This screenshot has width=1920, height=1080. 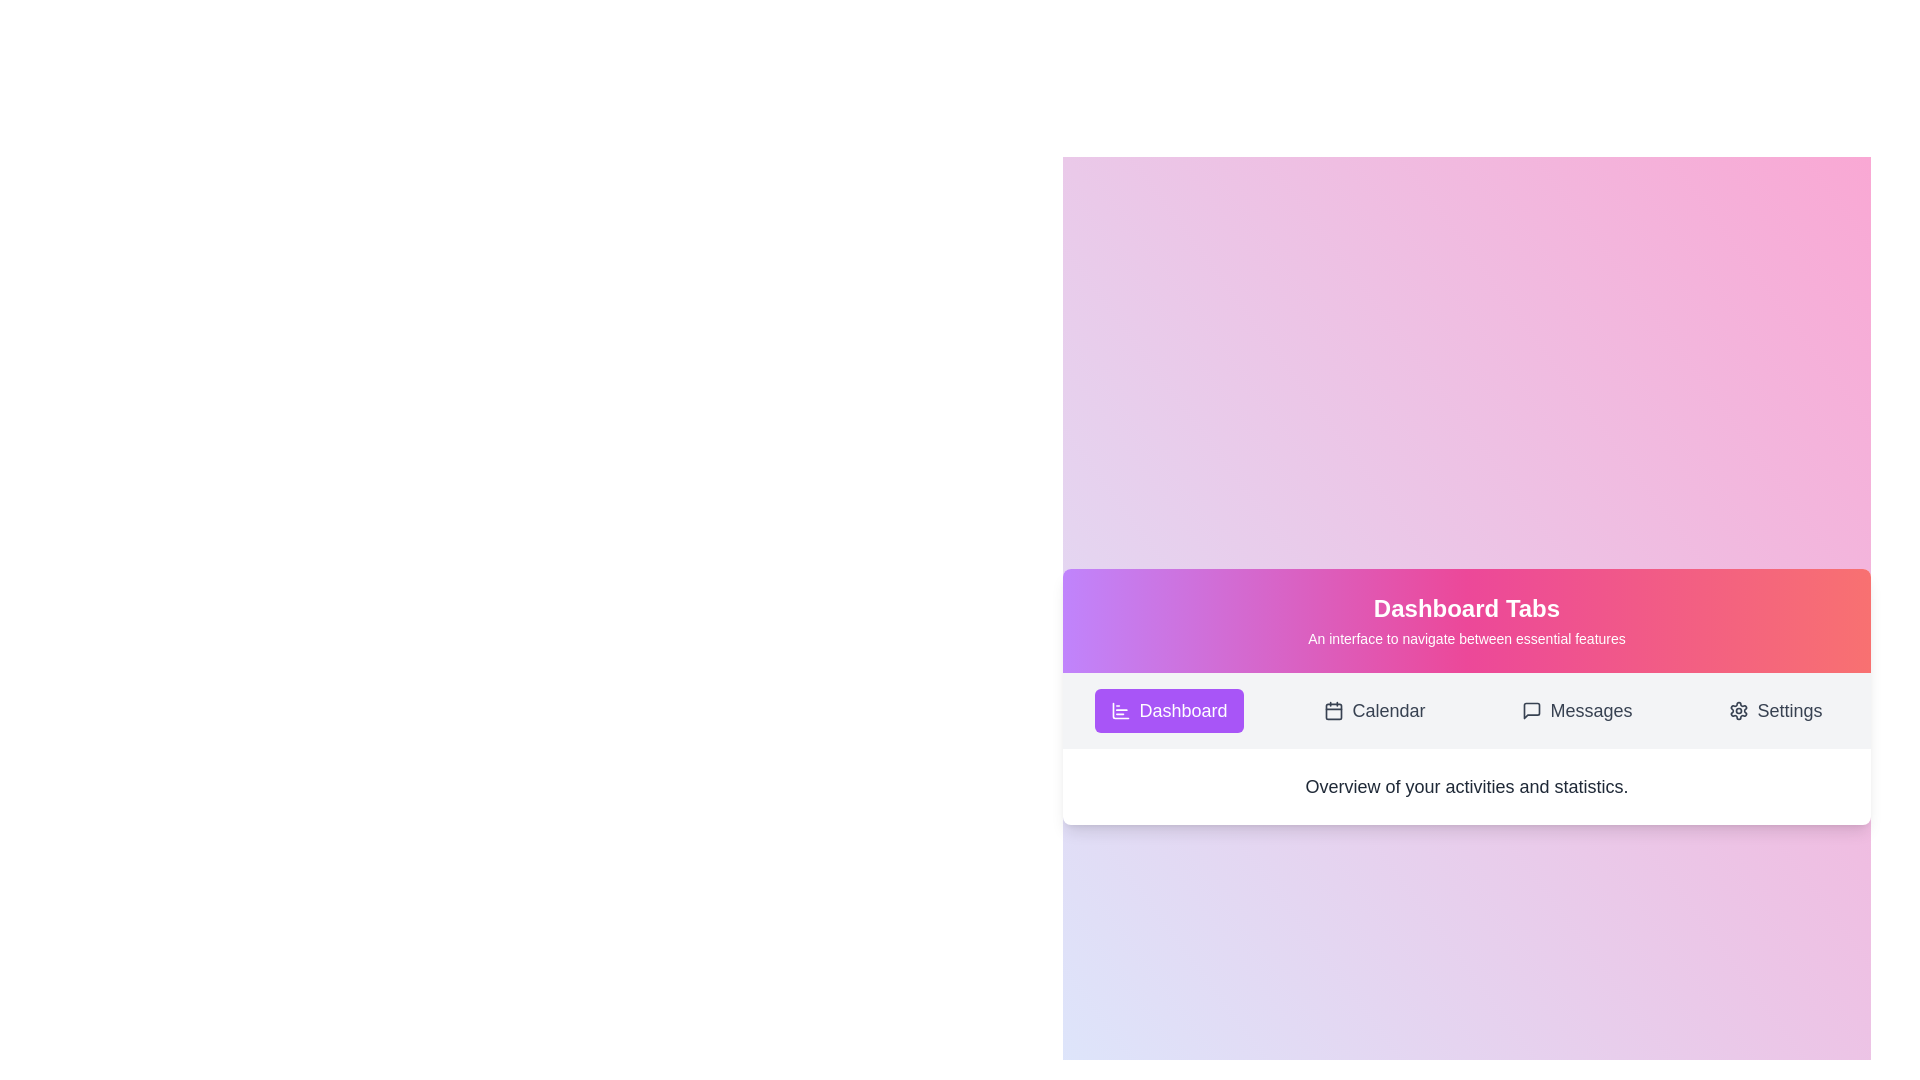 I want to click on the bold textual label reading 'Dashboard Tabs' that is prominently displayed near the top-center of the header area with a gradient background, so click(x=1467, y=608).